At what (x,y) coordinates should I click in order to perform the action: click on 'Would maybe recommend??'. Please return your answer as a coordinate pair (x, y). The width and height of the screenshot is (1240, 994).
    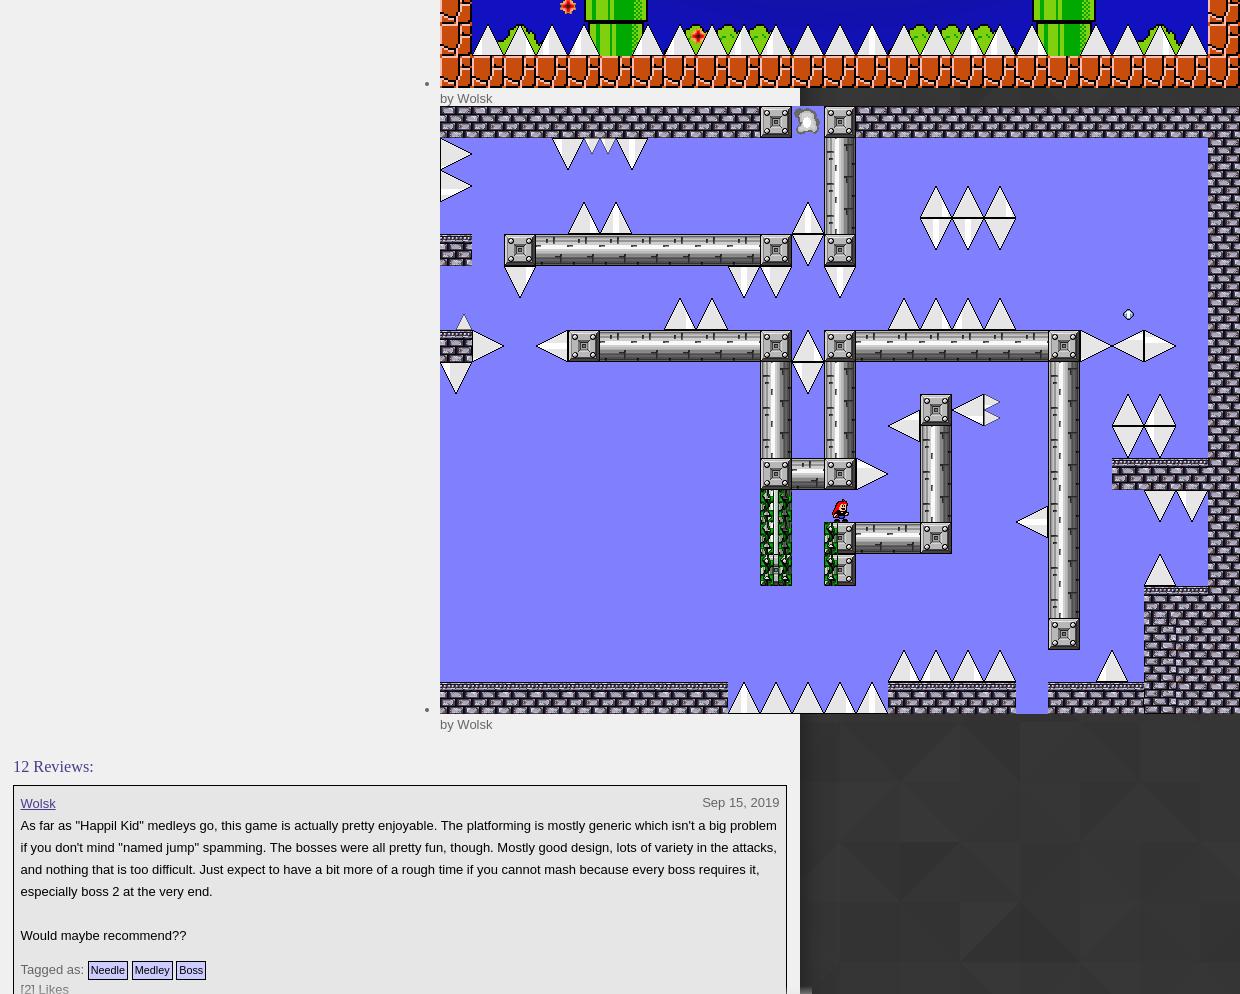
    Looking at the image, I should click on (18, 935).